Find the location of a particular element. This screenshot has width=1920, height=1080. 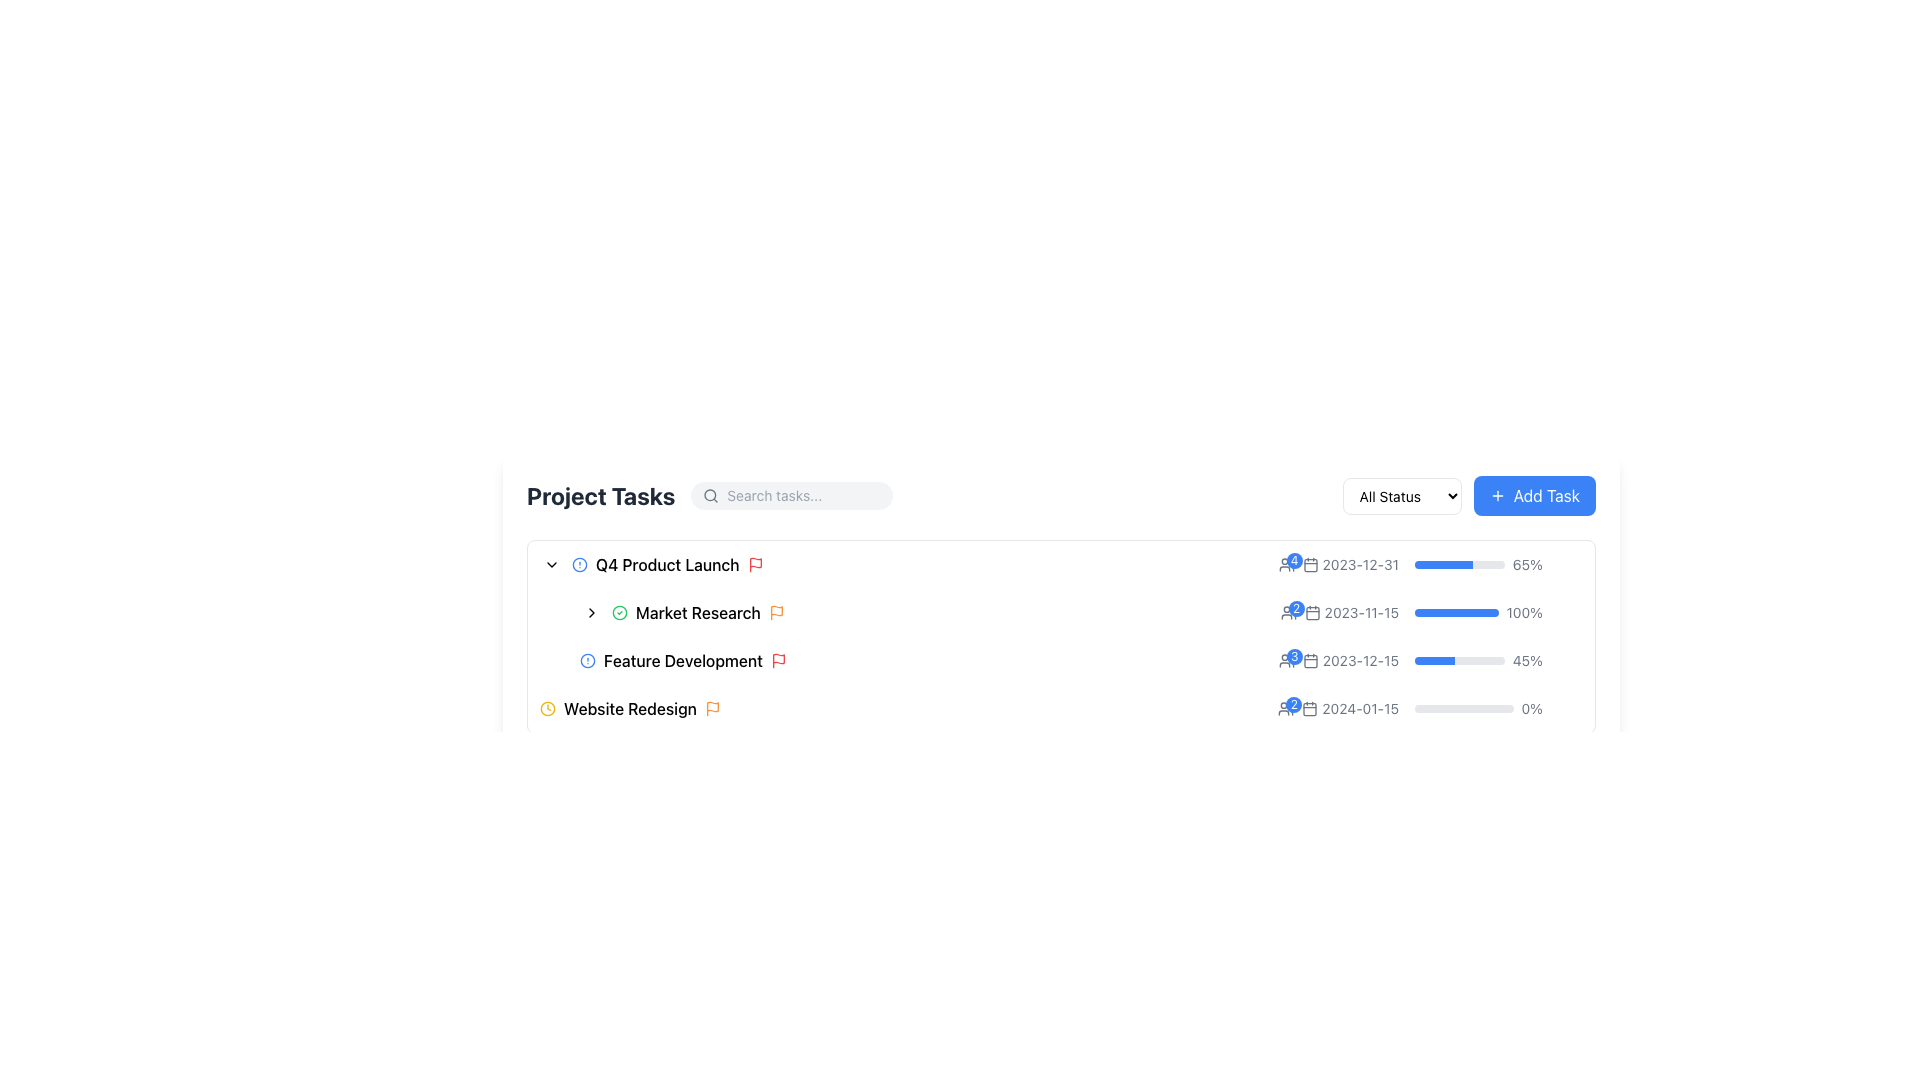

the progress bar component indicating 100% completion in the 'Market Research' row under the 'Project Tasks' section is located at coordinates (1430, 612).